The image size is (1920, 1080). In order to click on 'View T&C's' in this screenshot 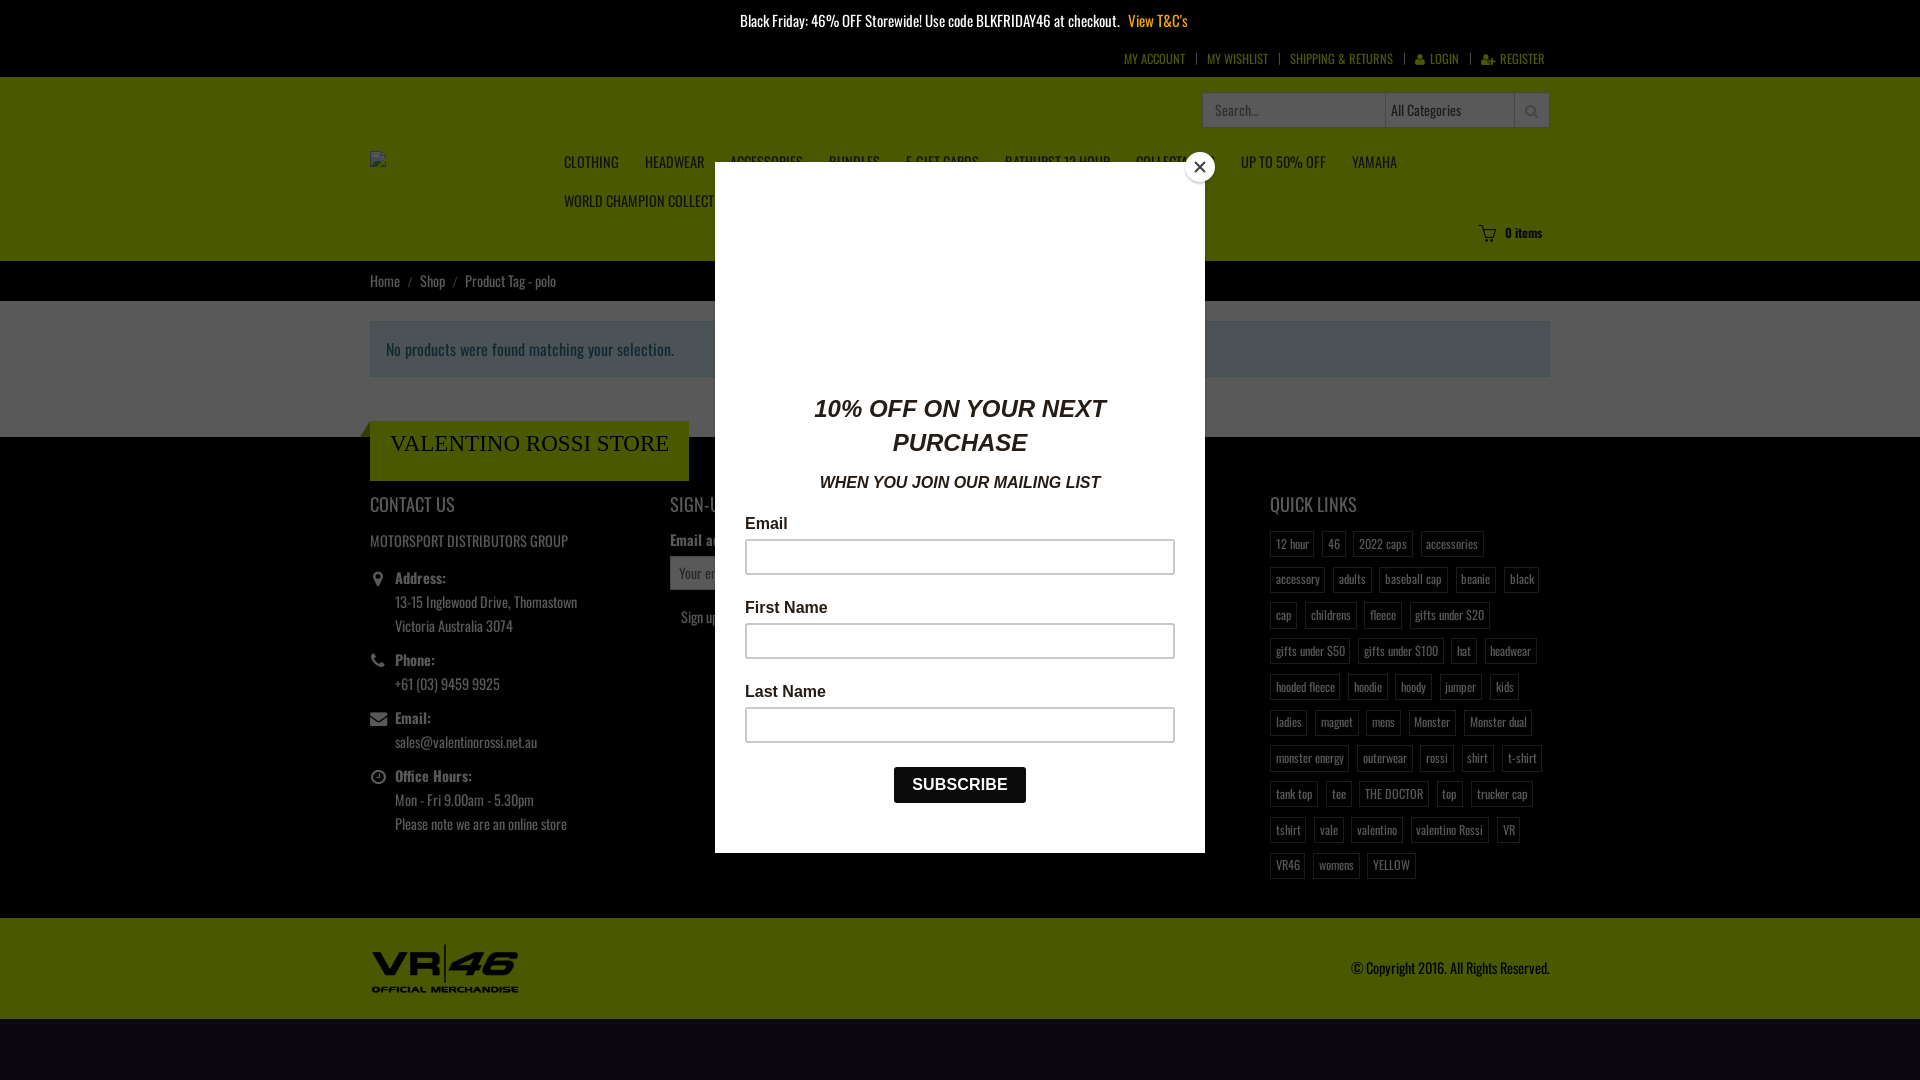, I will do `click(1157, 19)`.